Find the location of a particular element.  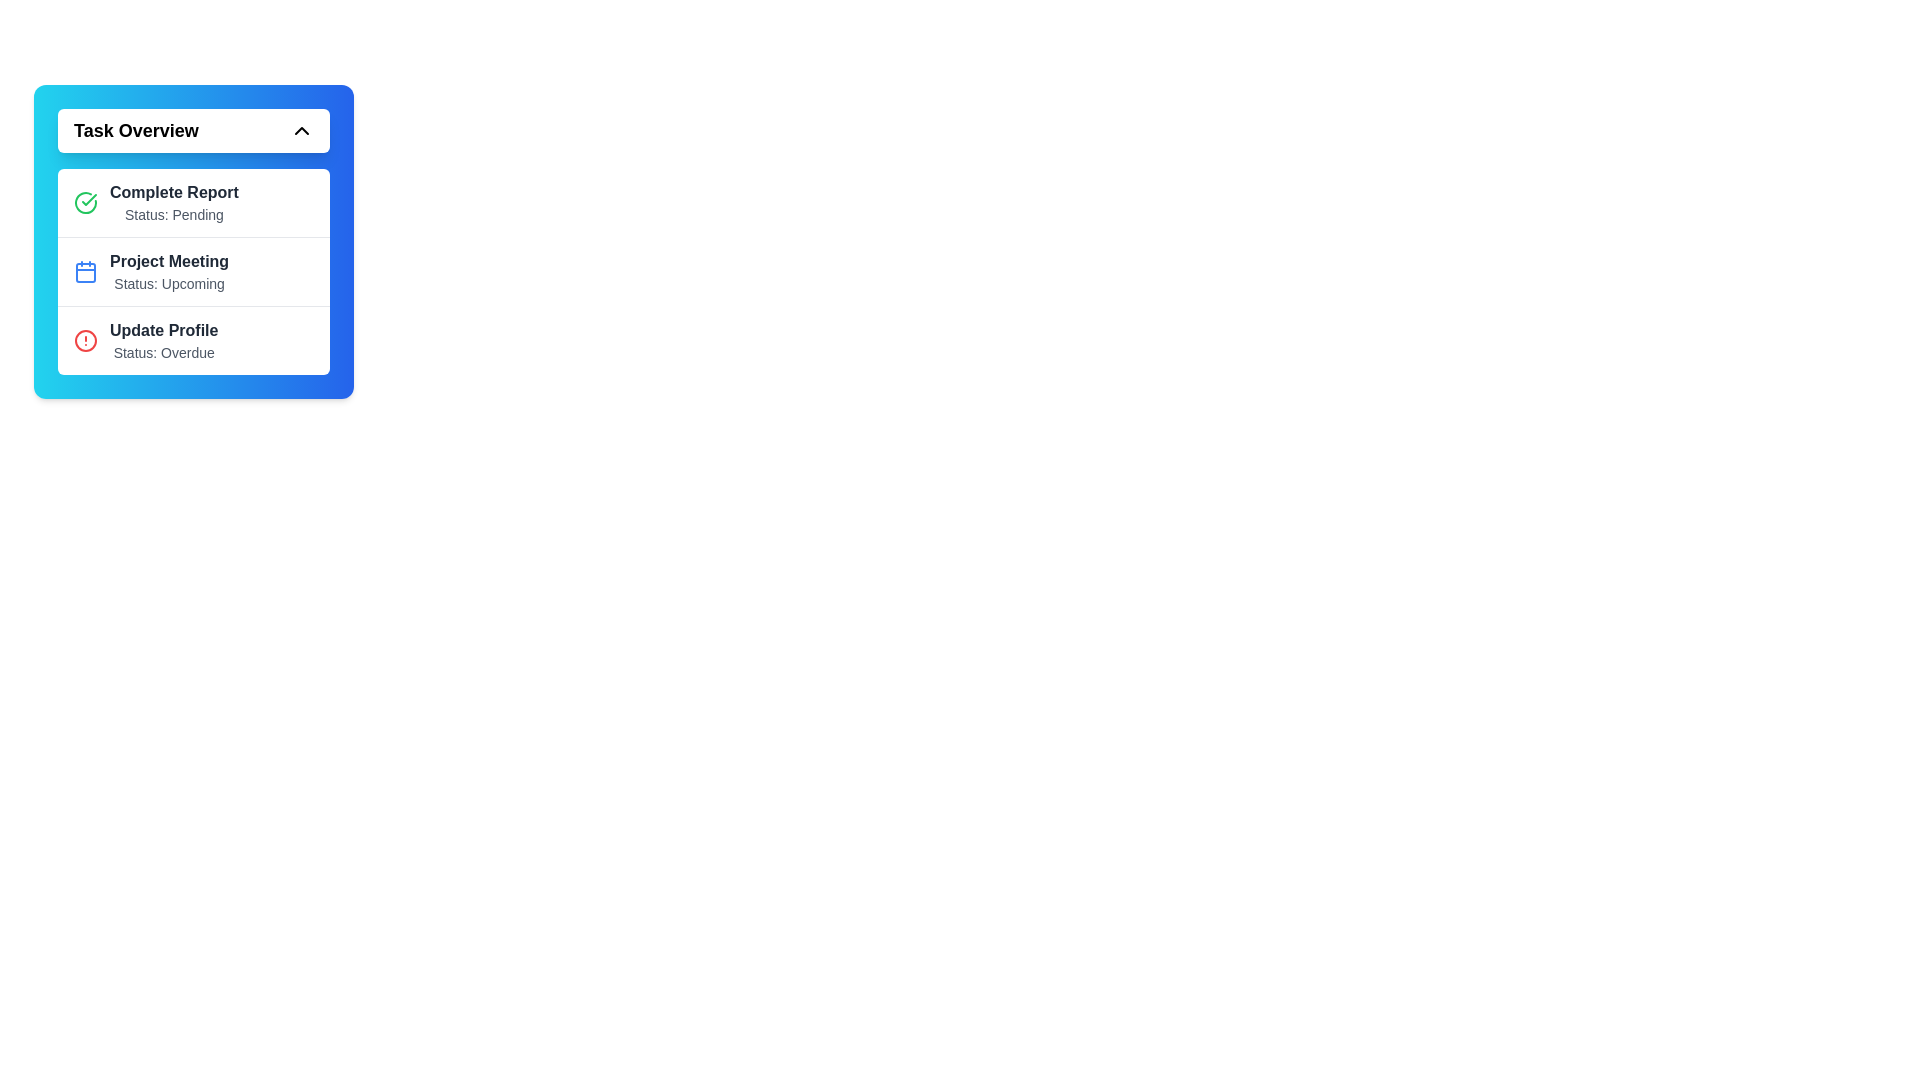

the task icon for Update Profile is located at coordinates (85, 339).